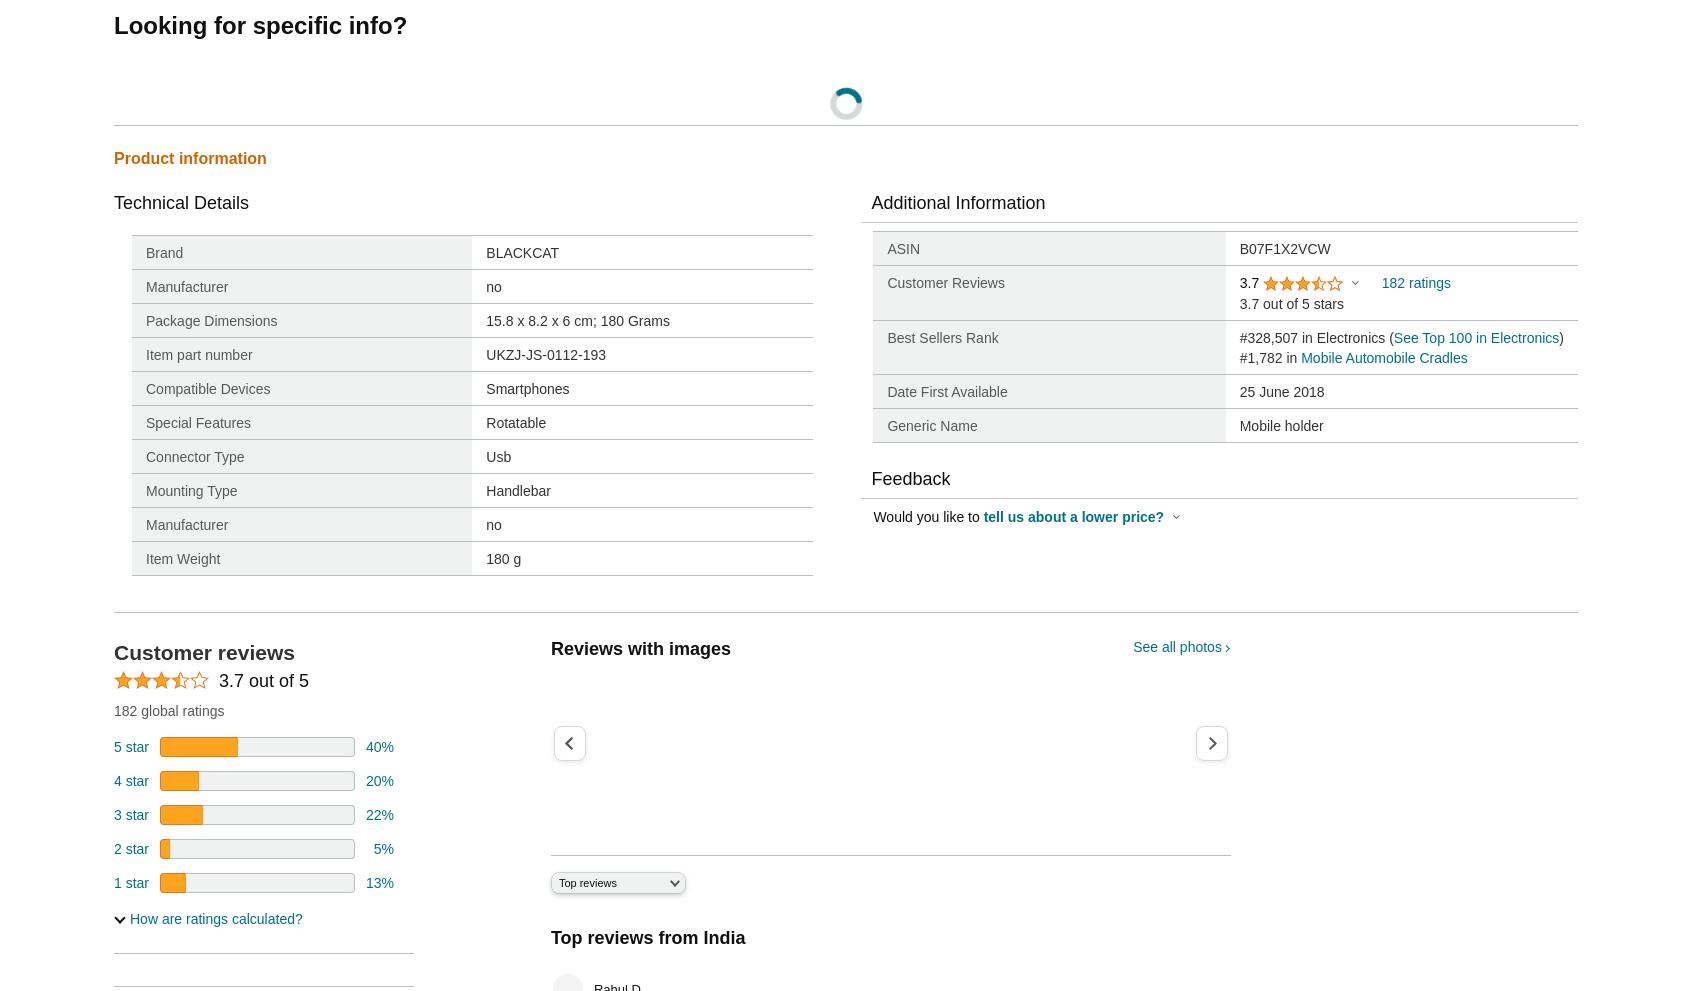 Image resolution: width=1692 pixels, height=991 pixels. What do you see at coordinates (585, 882) in the screenshot?
I see `'Top reviews'` at bounding box center [585, 882].